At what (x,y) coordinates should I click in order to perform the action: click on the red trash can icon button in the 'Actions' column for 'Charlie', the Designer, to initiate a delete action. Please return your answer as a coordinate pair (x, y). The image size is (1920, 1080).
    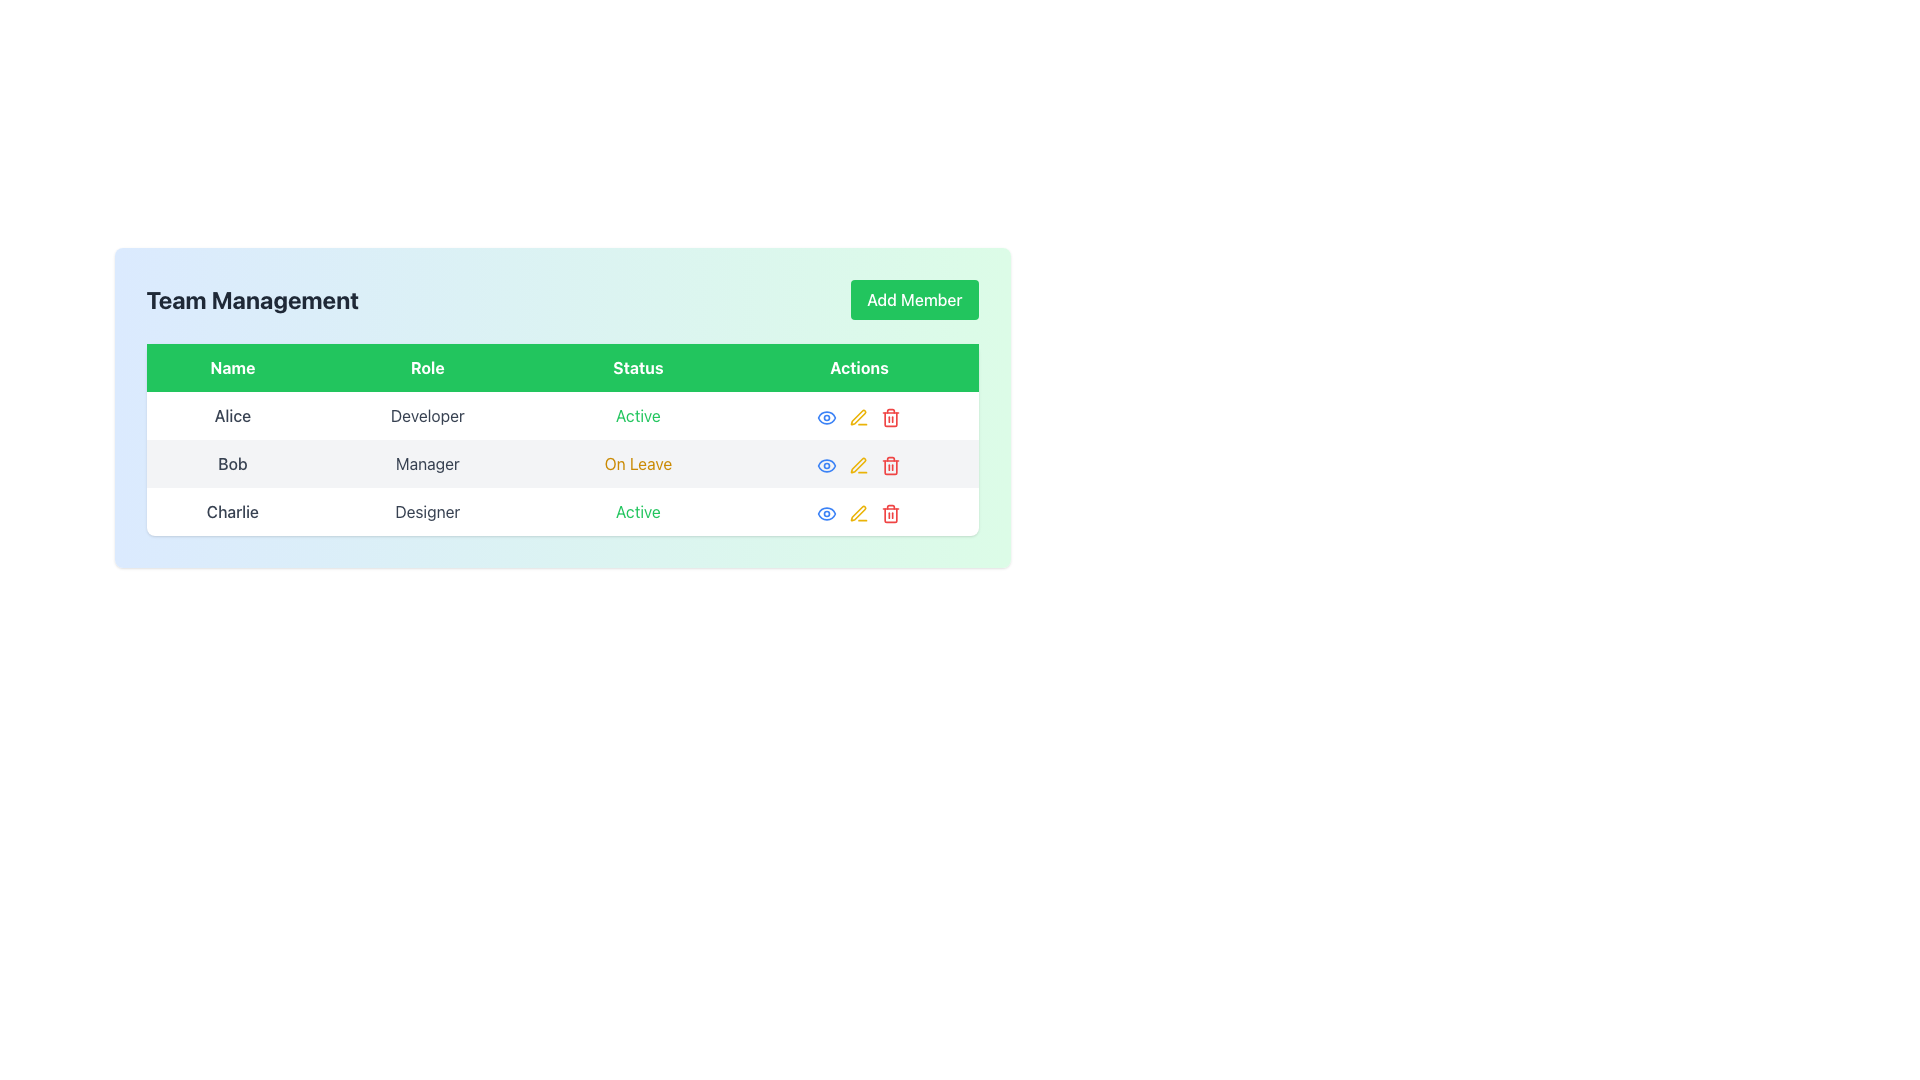
    Looking at the image, I should click on (890, 512).